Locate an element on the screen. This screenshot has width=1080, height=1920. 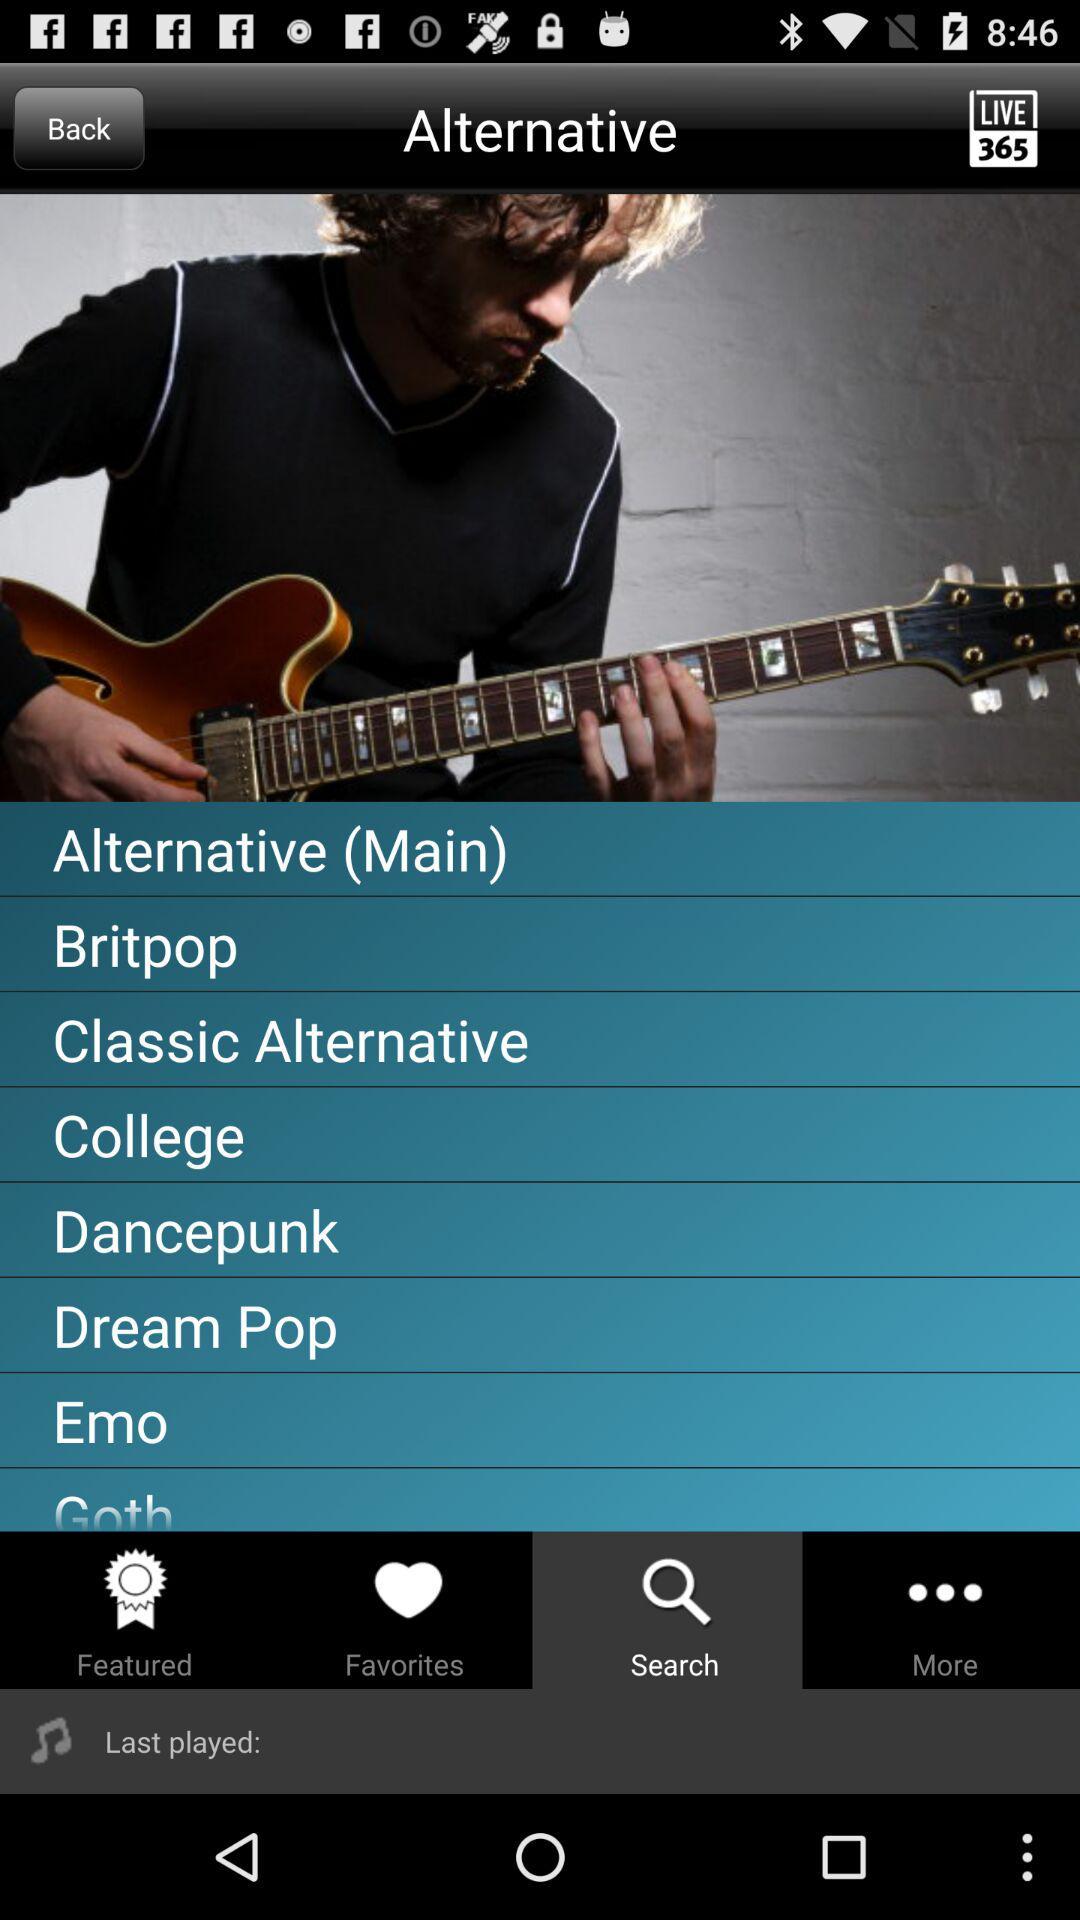
shows picture is located at coordinates (540, 498).